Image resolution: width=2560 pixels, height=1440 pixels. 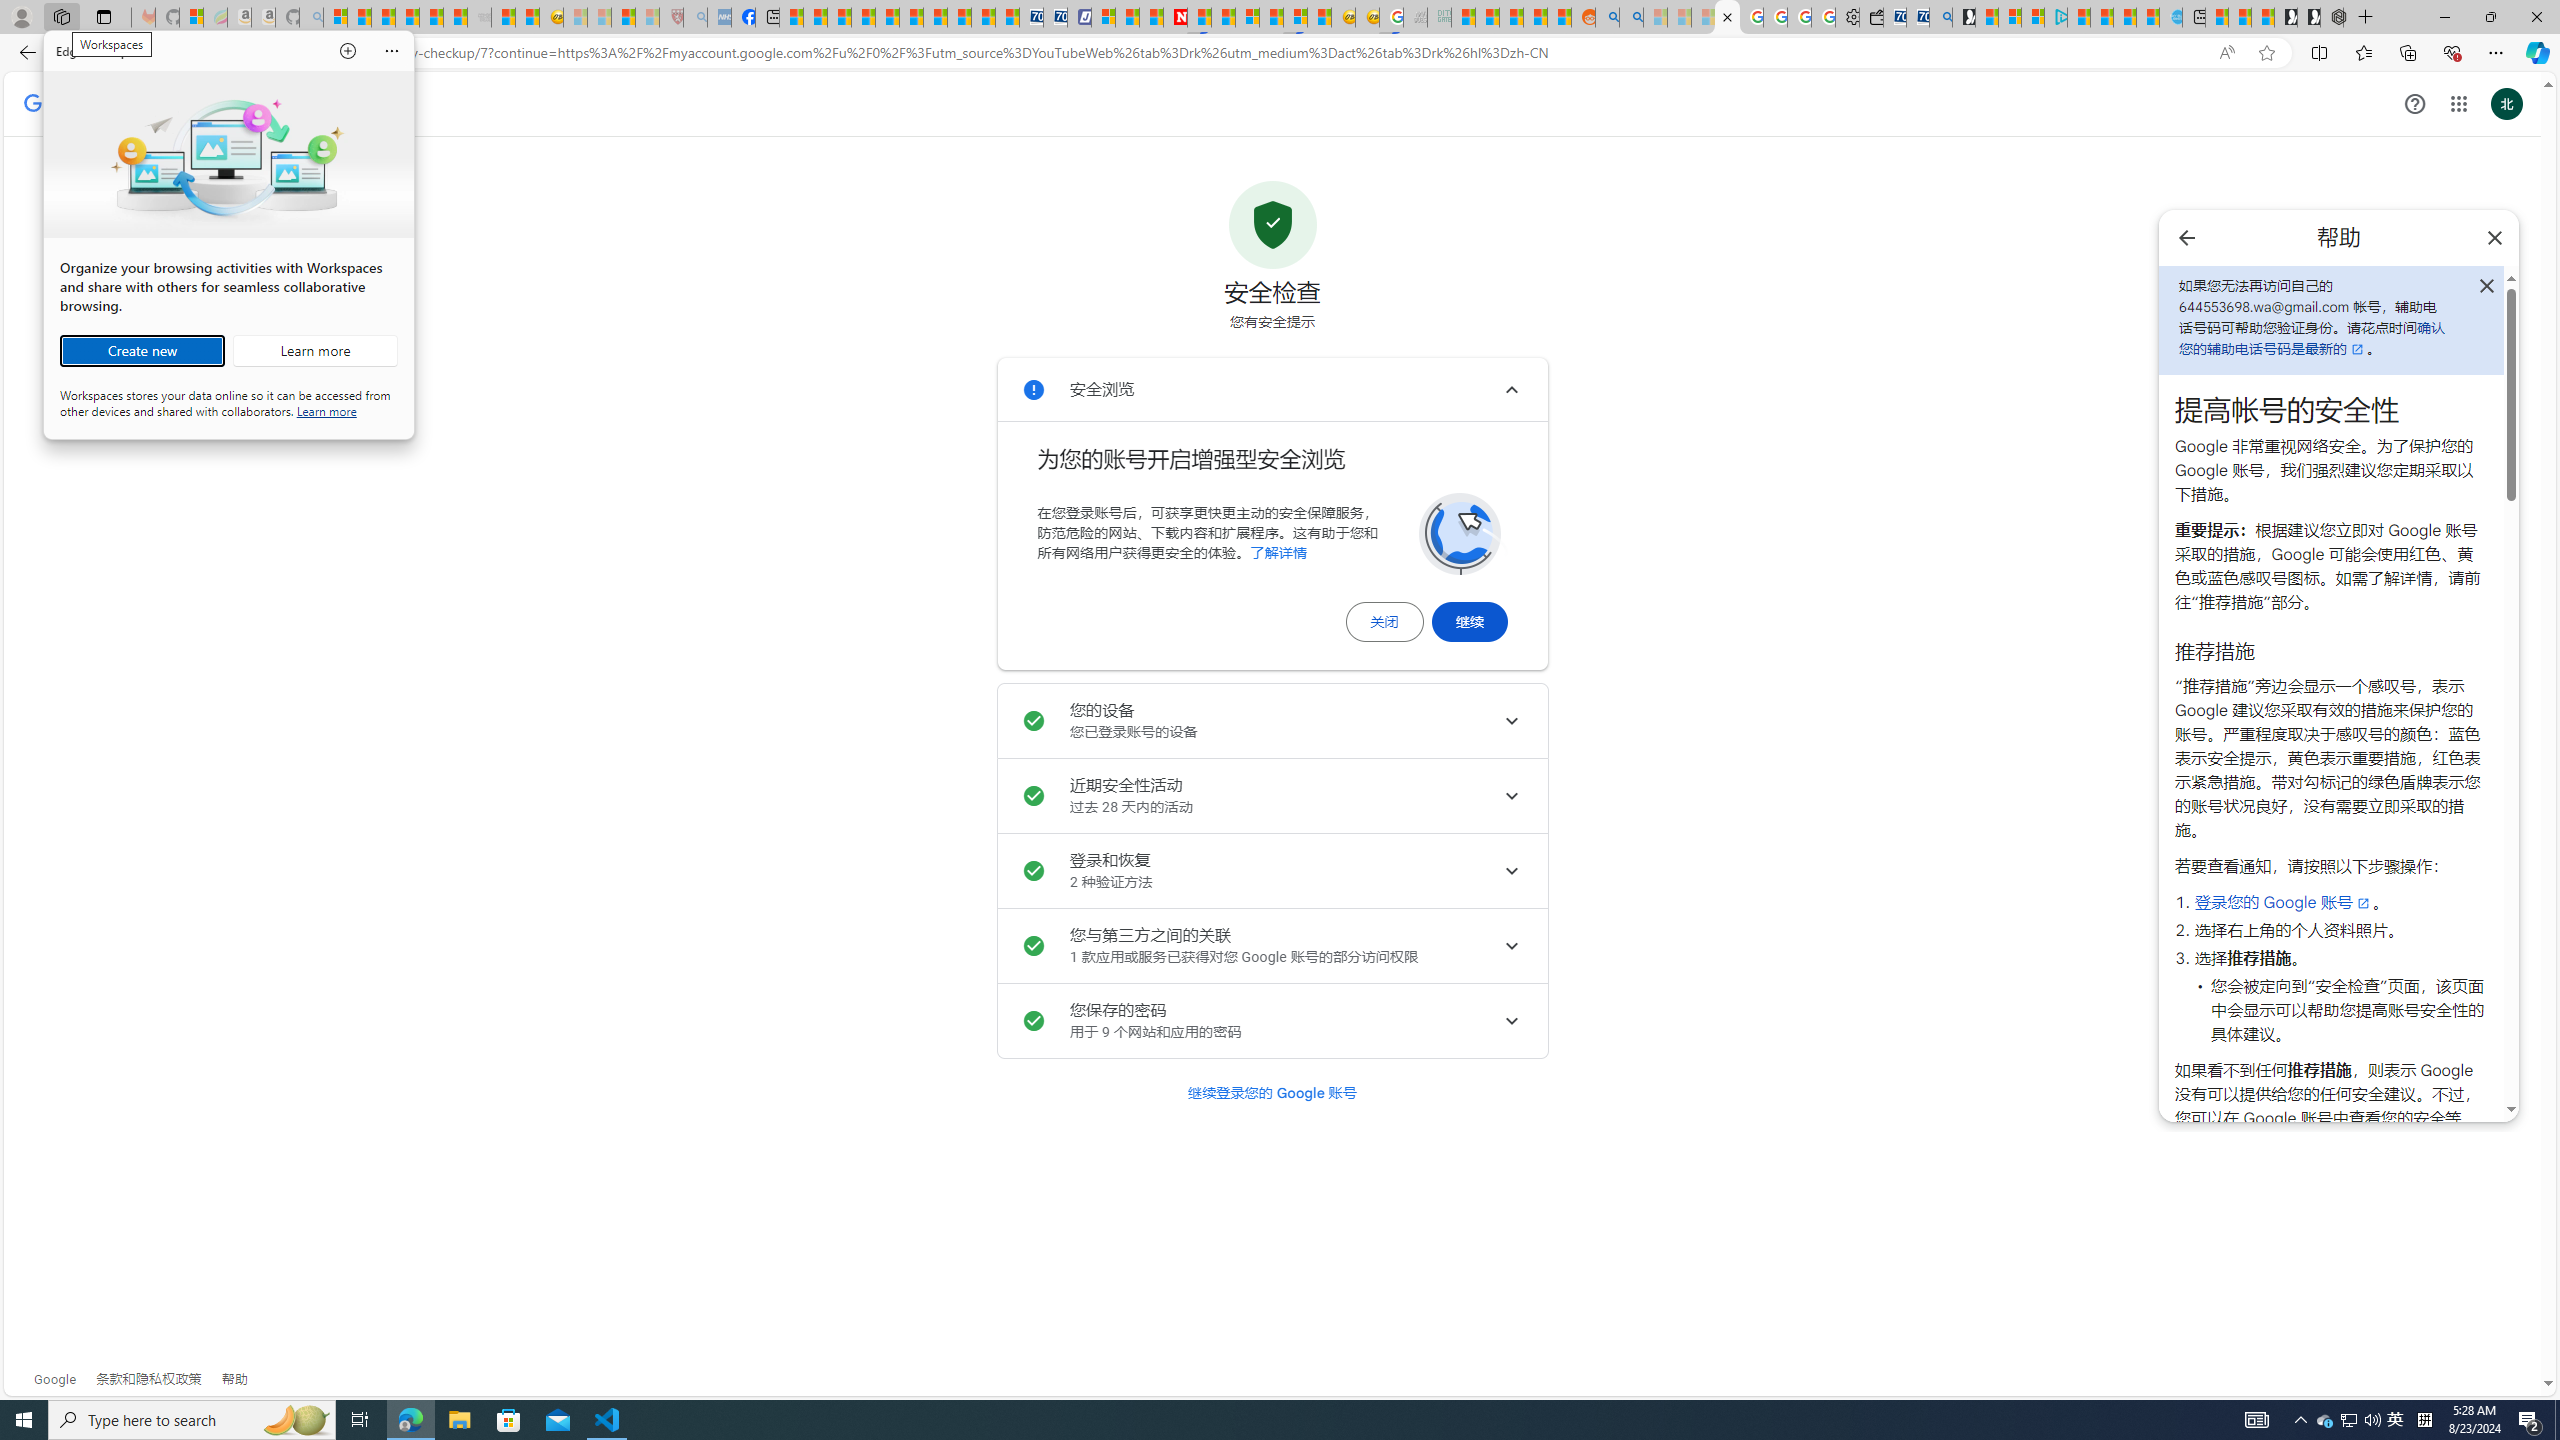 What do you see at coordinates (2556, 1418) in the screenshot?
I see `'Show desktop'` at bounding box center [2556, 1418].